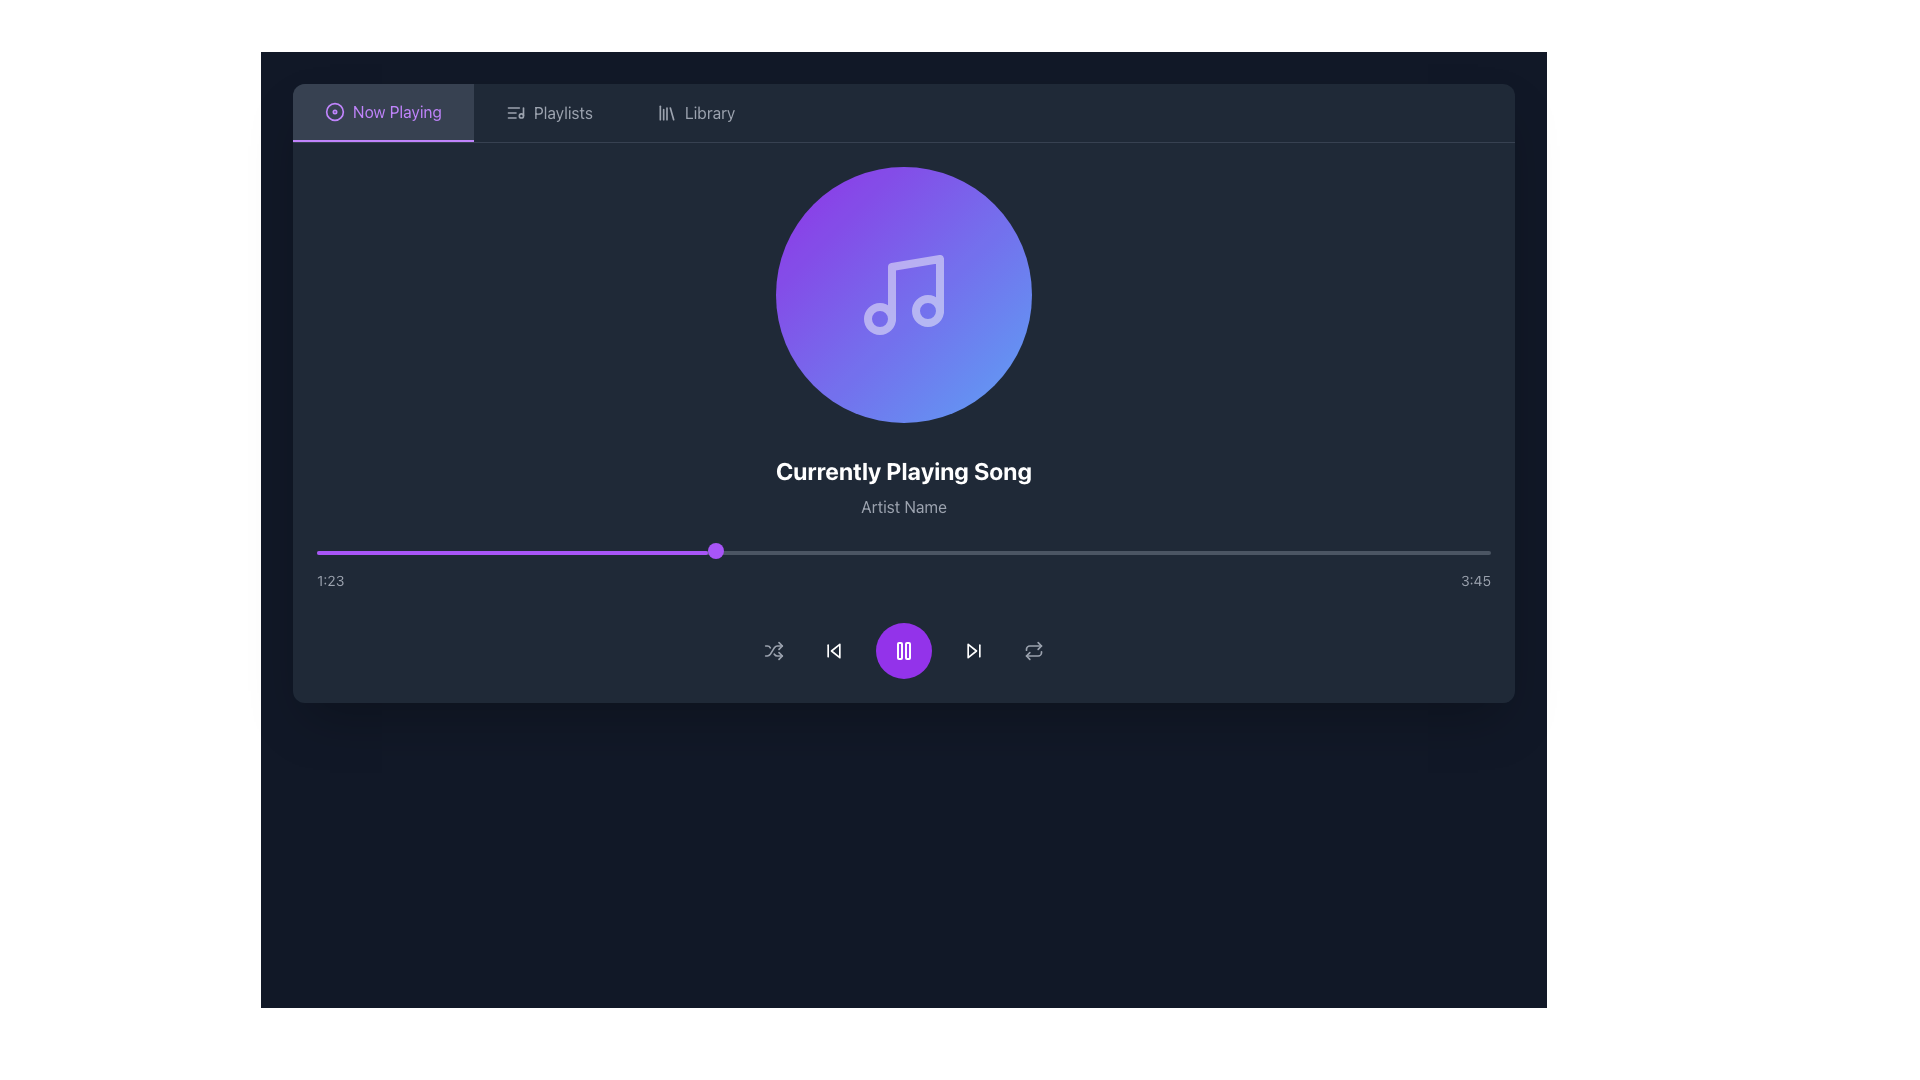  Describe the element at coordinates (902, 651) in the screenshot. I see `the unique purple circular button located at the center of the horizontal row of media controls` at that location.